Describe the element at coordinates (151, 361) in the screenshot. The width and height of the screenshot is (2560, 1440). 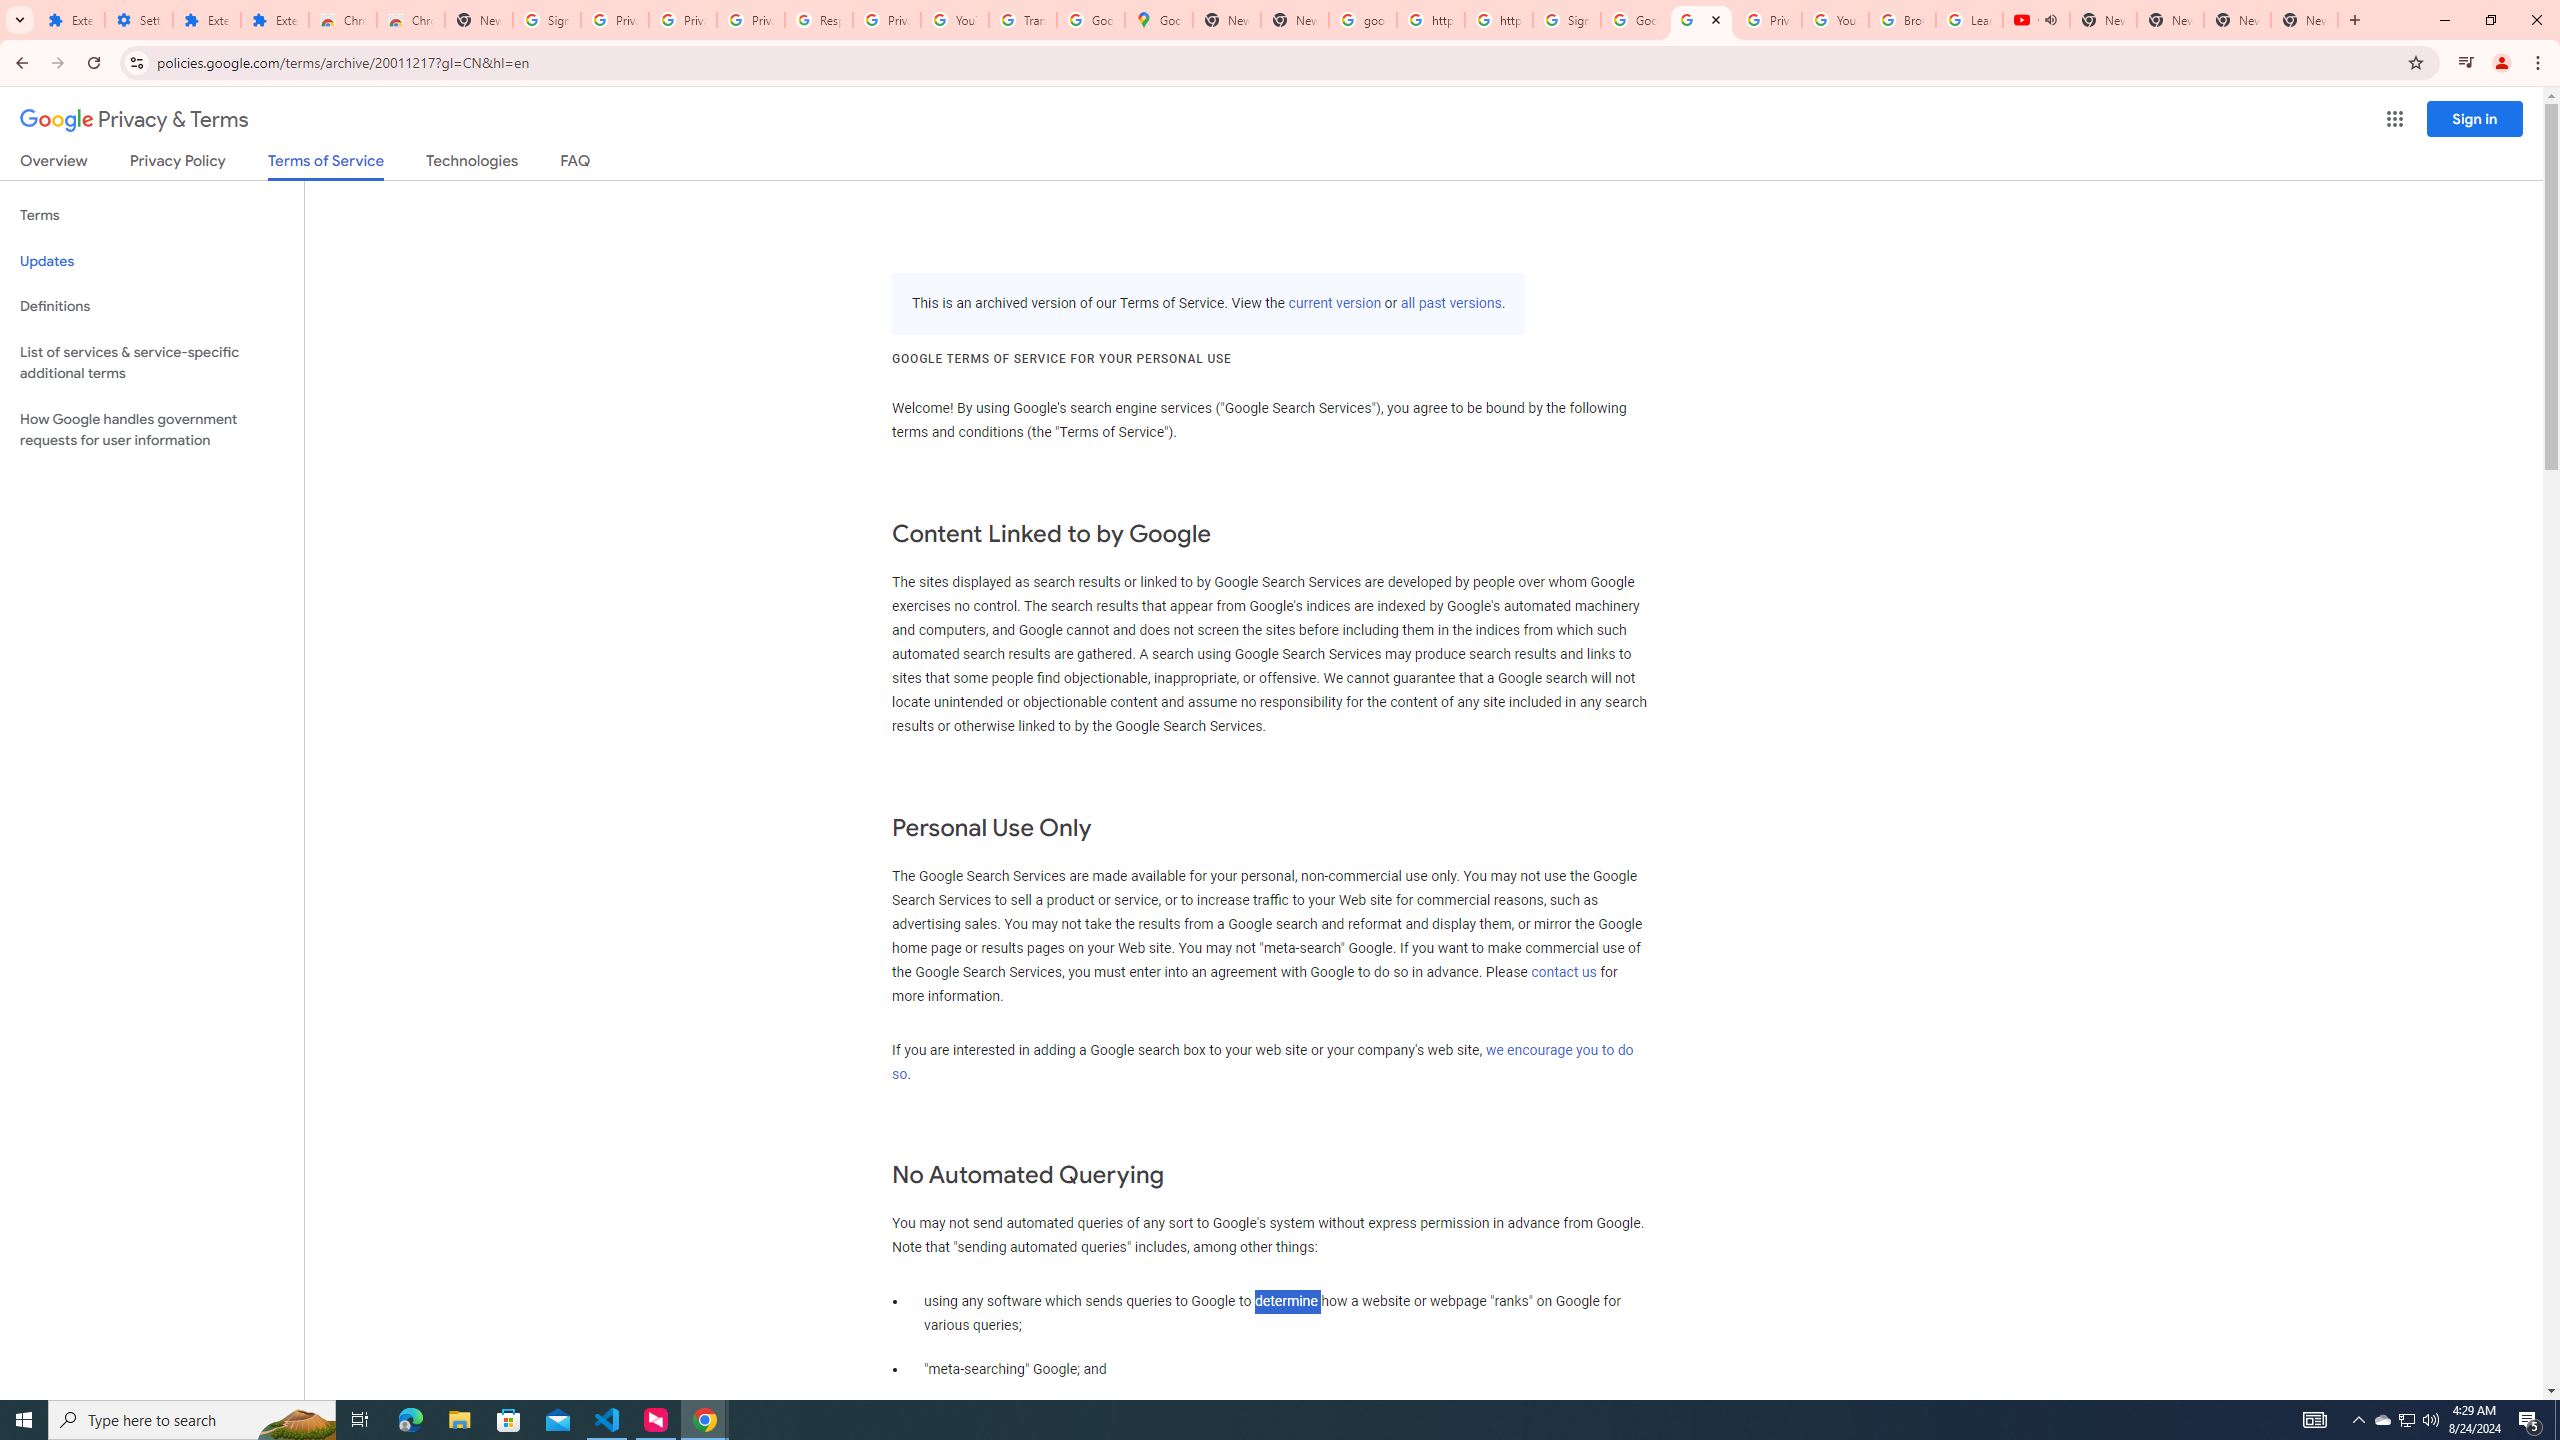
I see `'List of services & service-specific additional terms'` at that location.